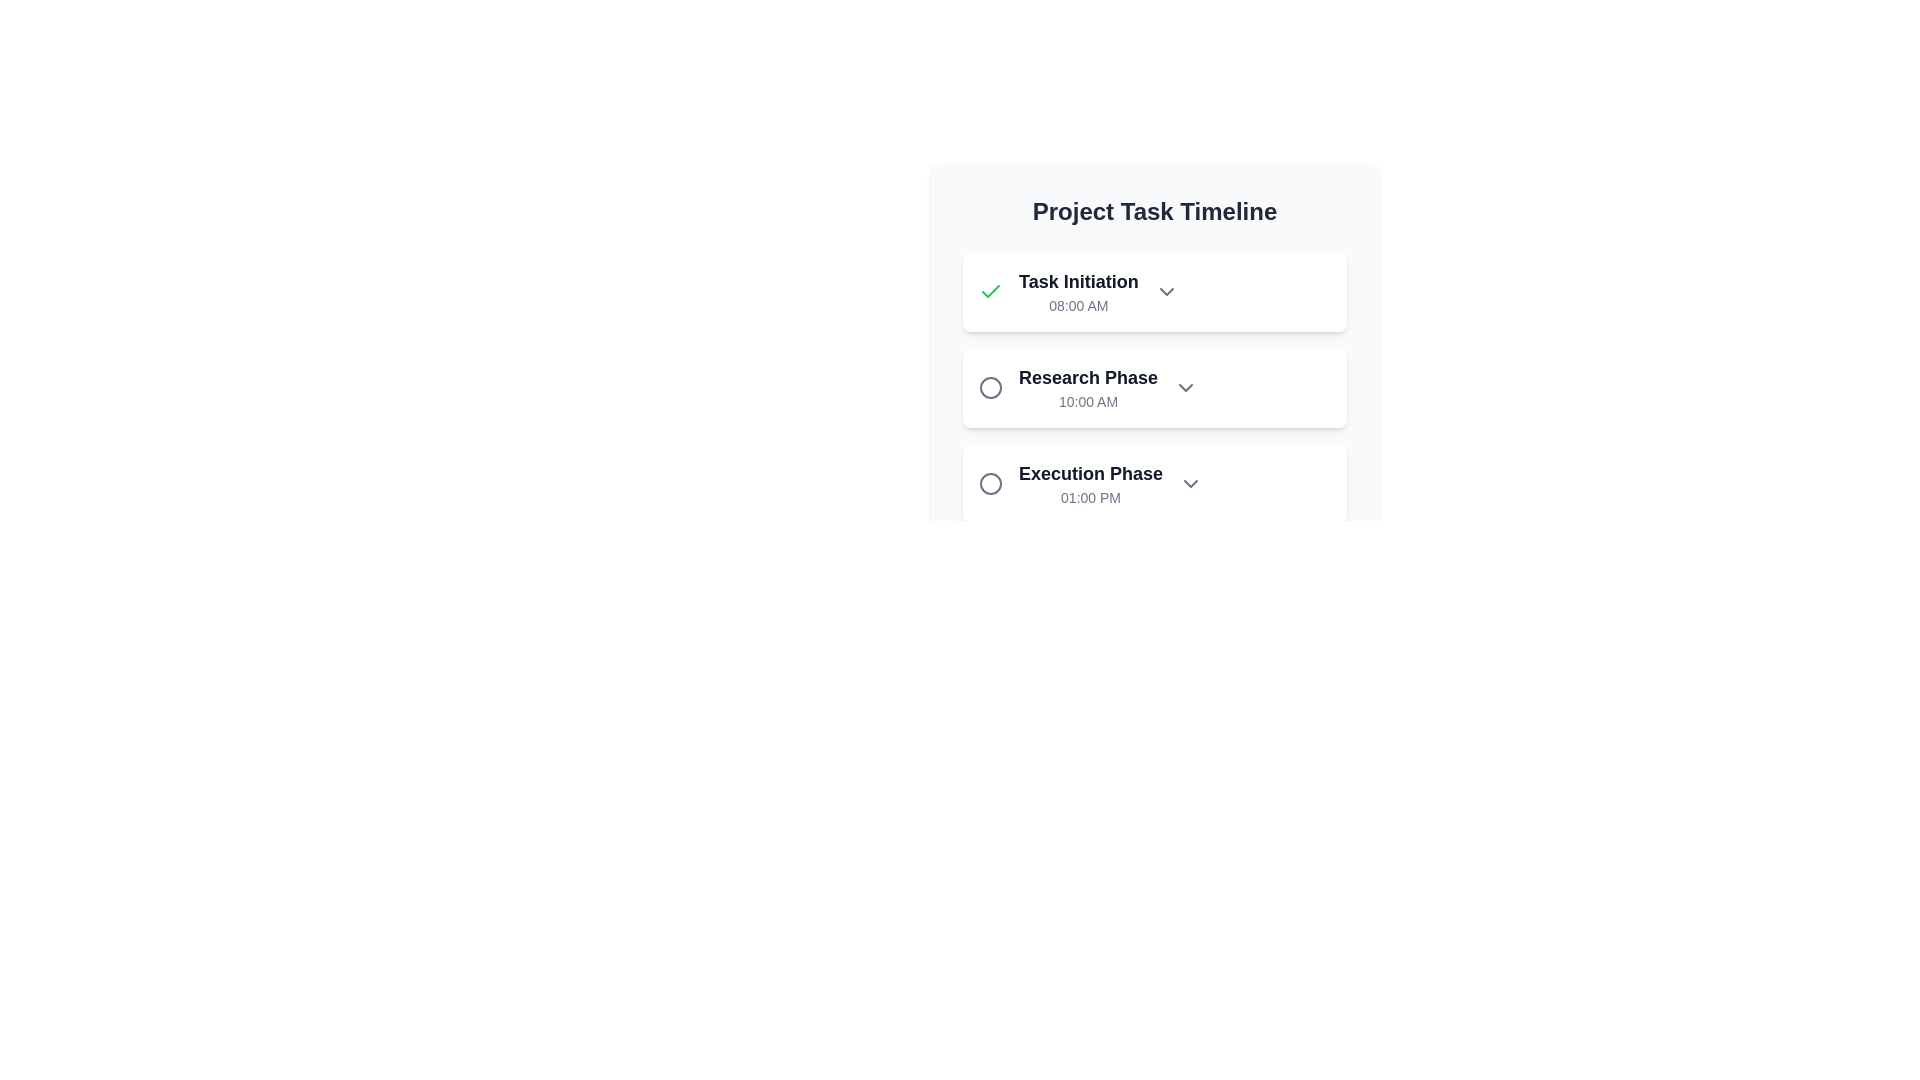 The image size is (1920, 1080). I want to click on the 'Execution Phase' task label, so click(1089, 483).